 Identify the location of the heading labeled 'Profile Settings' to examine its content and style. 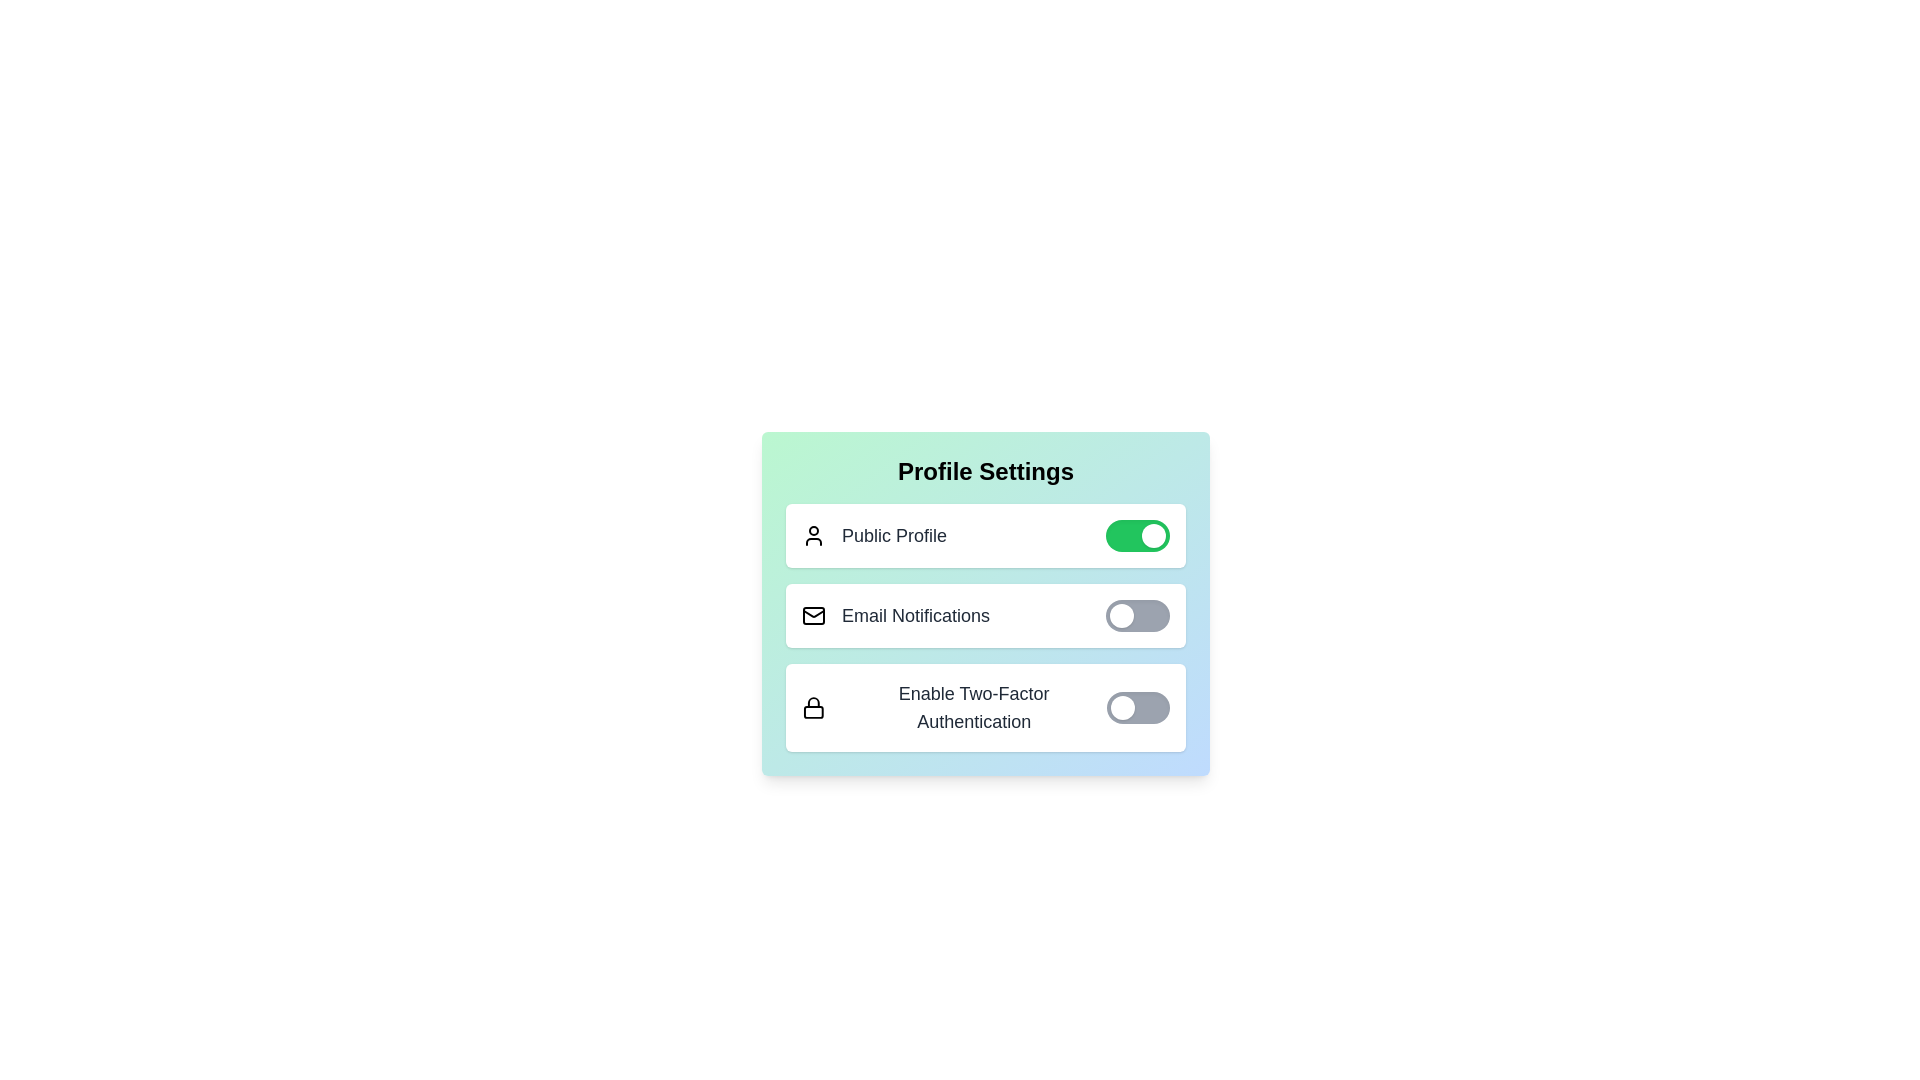
(985, 471).